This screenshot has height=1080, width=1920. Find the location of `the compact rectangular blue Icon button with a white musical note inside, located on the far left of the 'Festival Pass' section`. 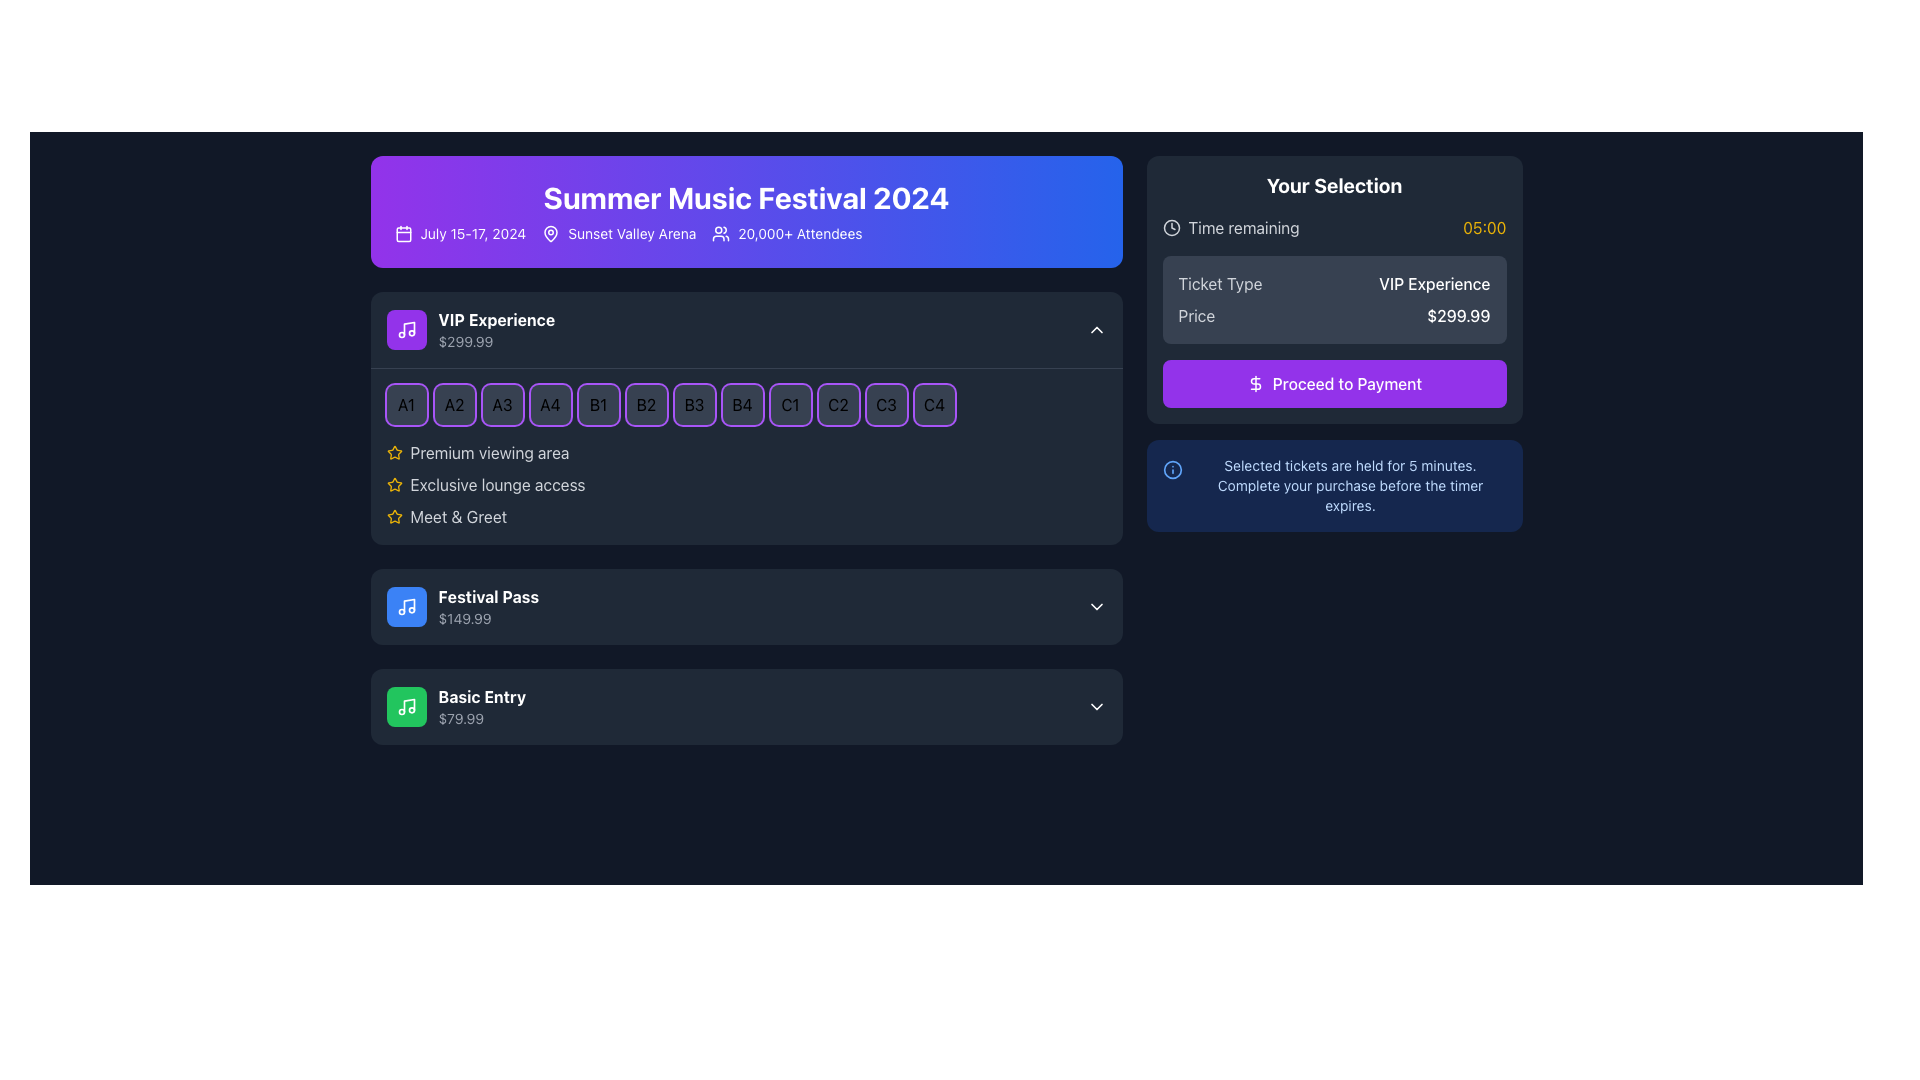

the compact rectangular blue Icon button with a white musical note inside, located on the far left of the 'Festival Pass' section is located at coordinates (405, 605).